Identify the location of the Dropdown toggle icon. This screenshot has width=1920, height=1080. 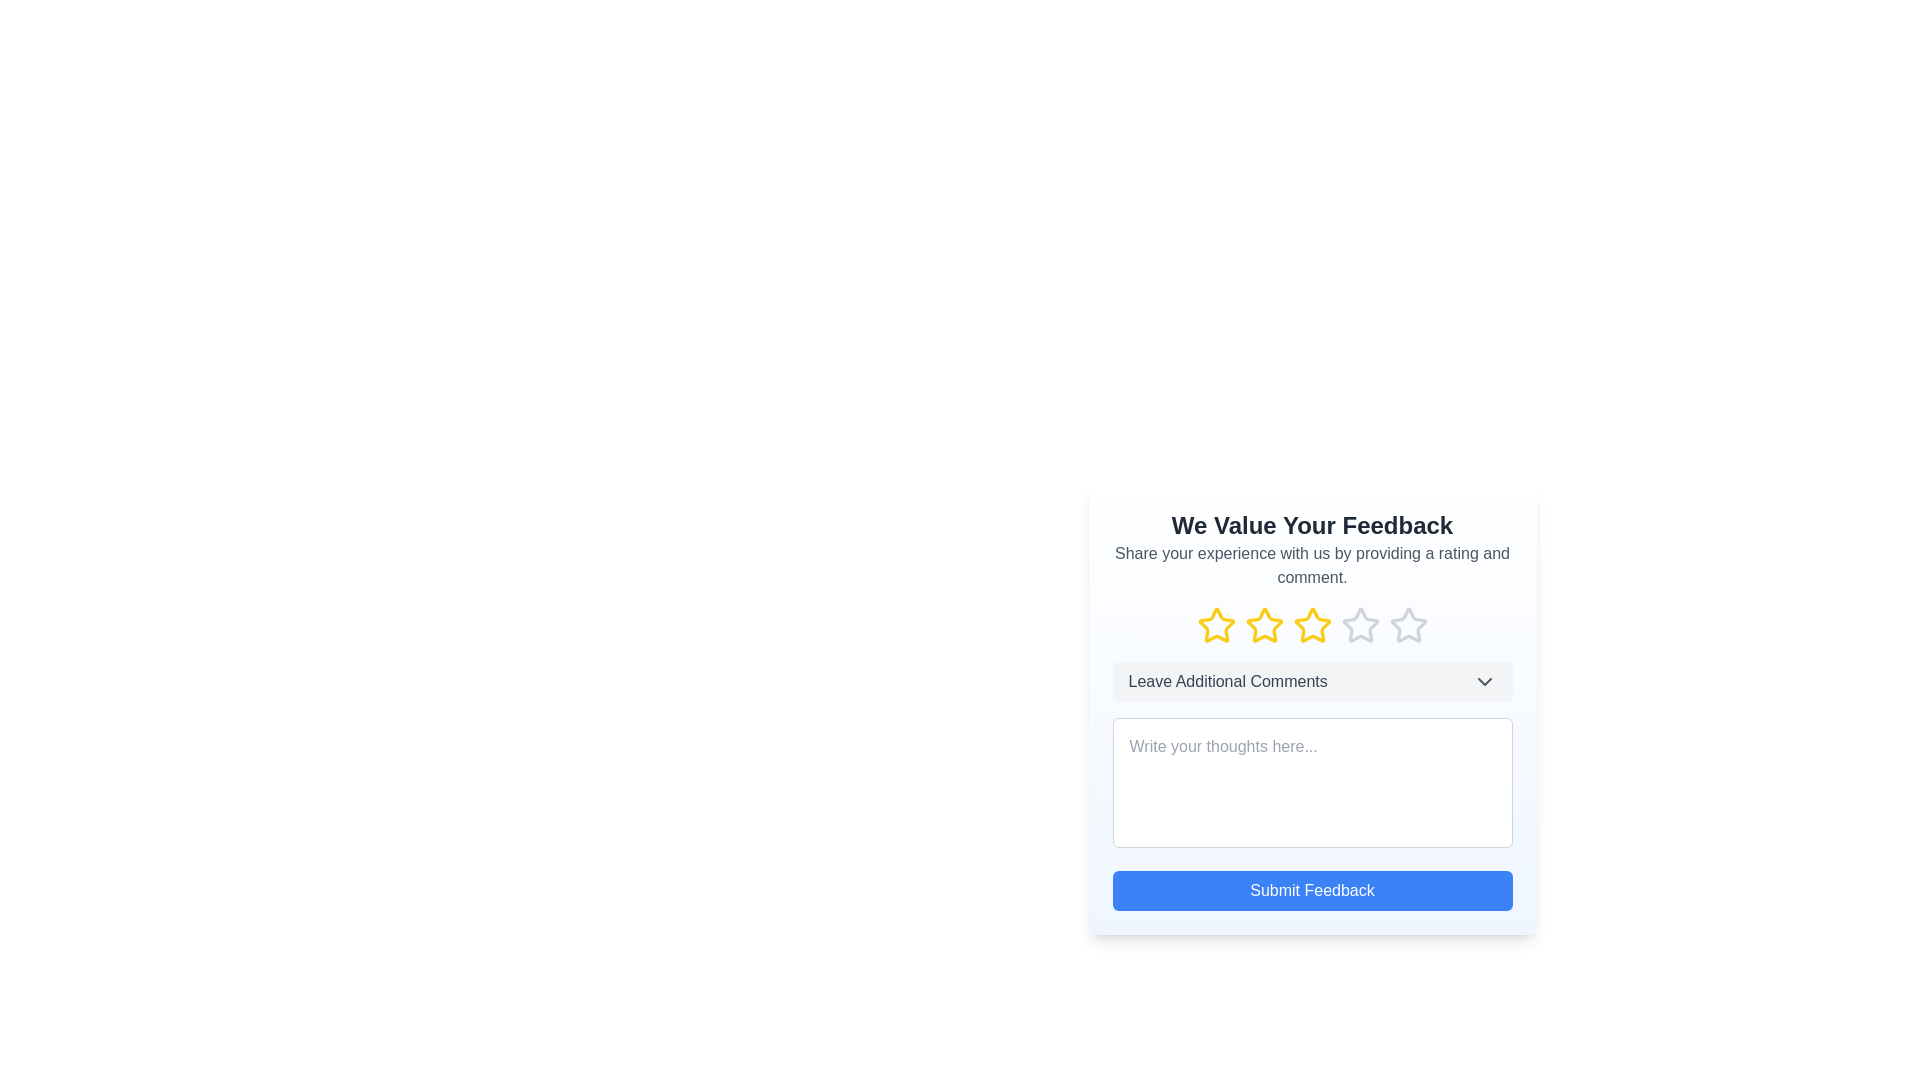
(1484, 681).